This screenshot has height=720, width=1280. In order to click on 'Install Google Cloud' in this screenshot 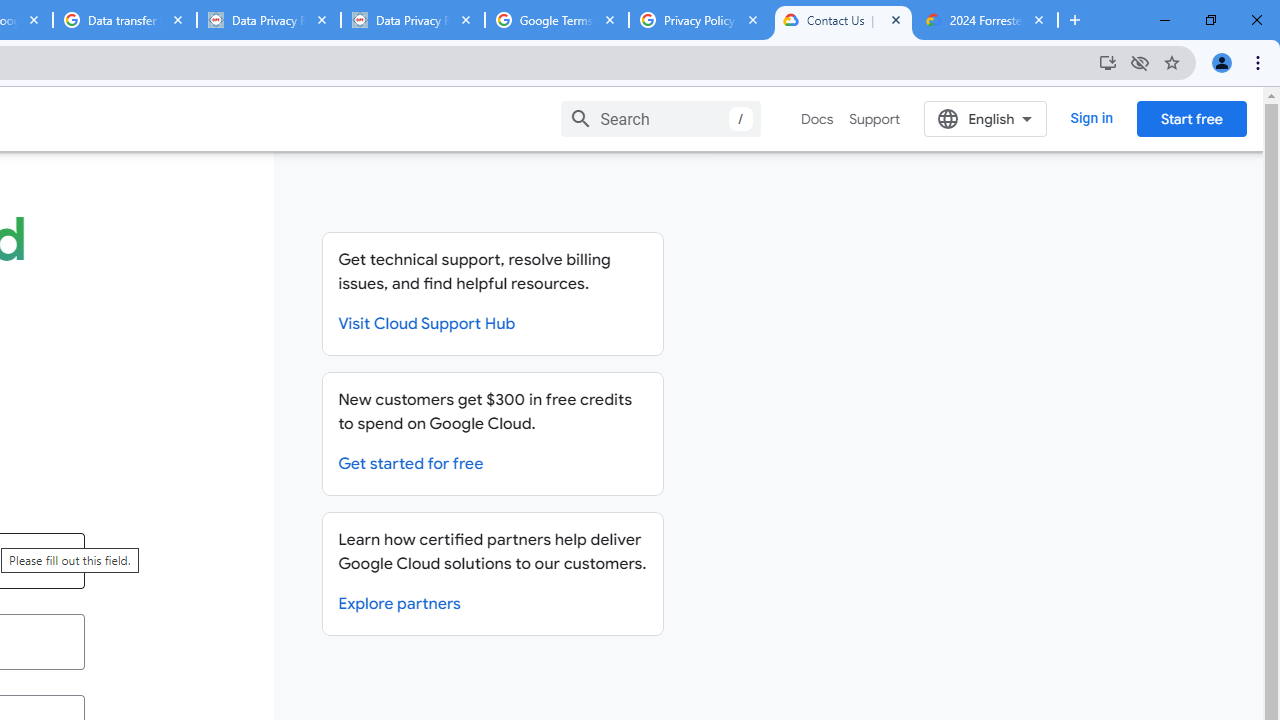, I will do `click(1106, 61)`.